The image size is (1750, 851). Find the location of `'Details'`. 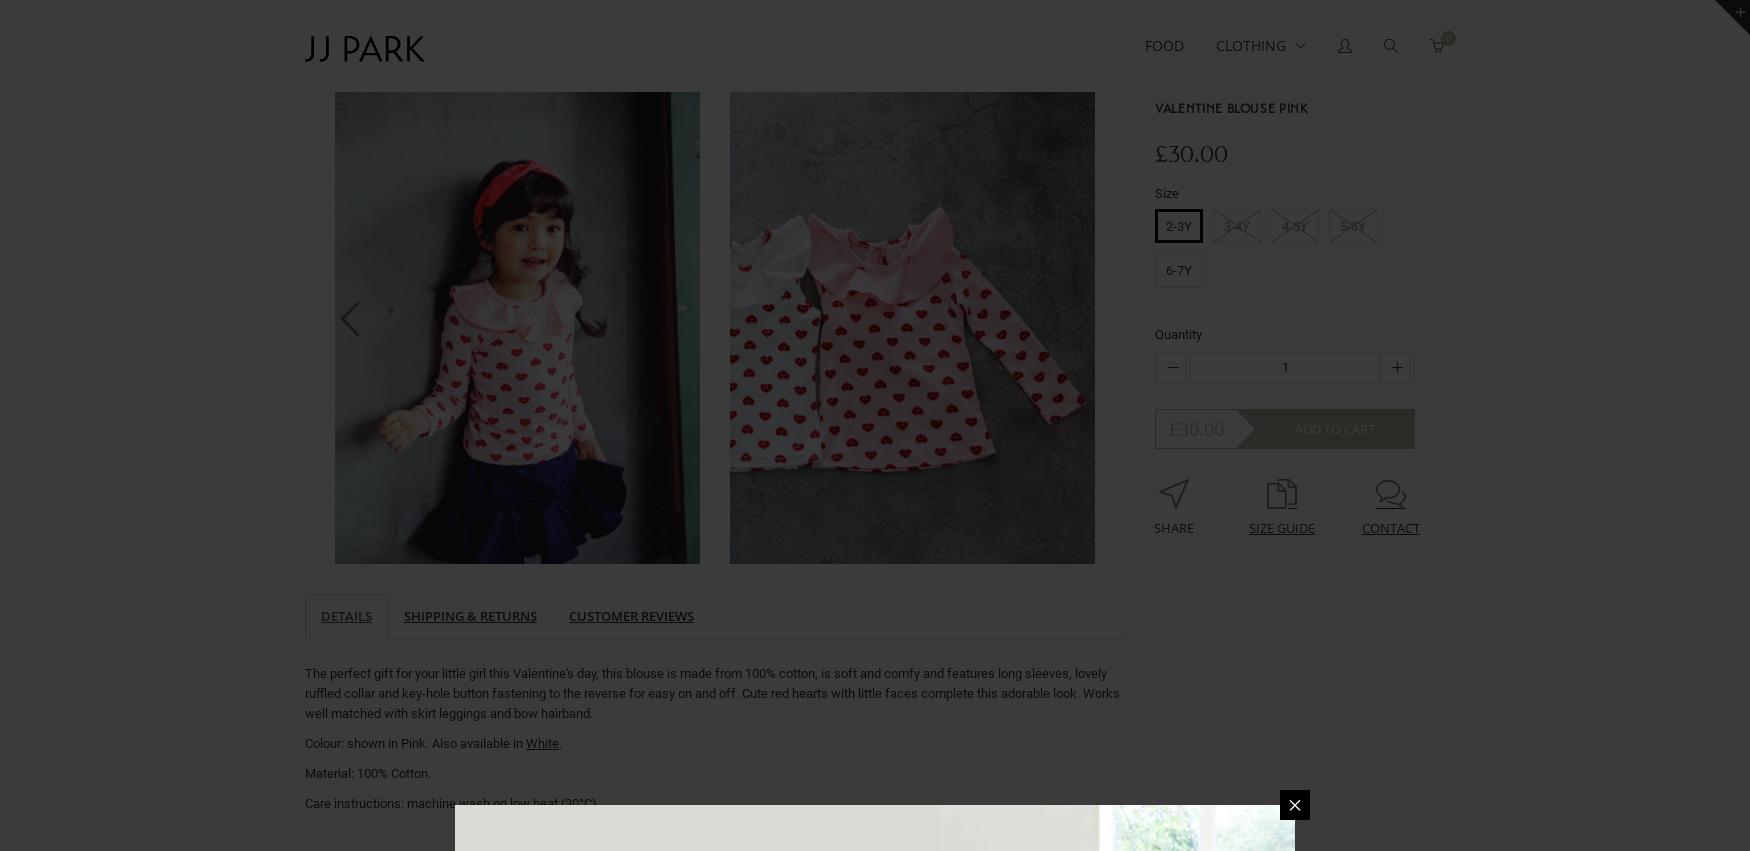

'Details' is located at coordinates (346, 615).